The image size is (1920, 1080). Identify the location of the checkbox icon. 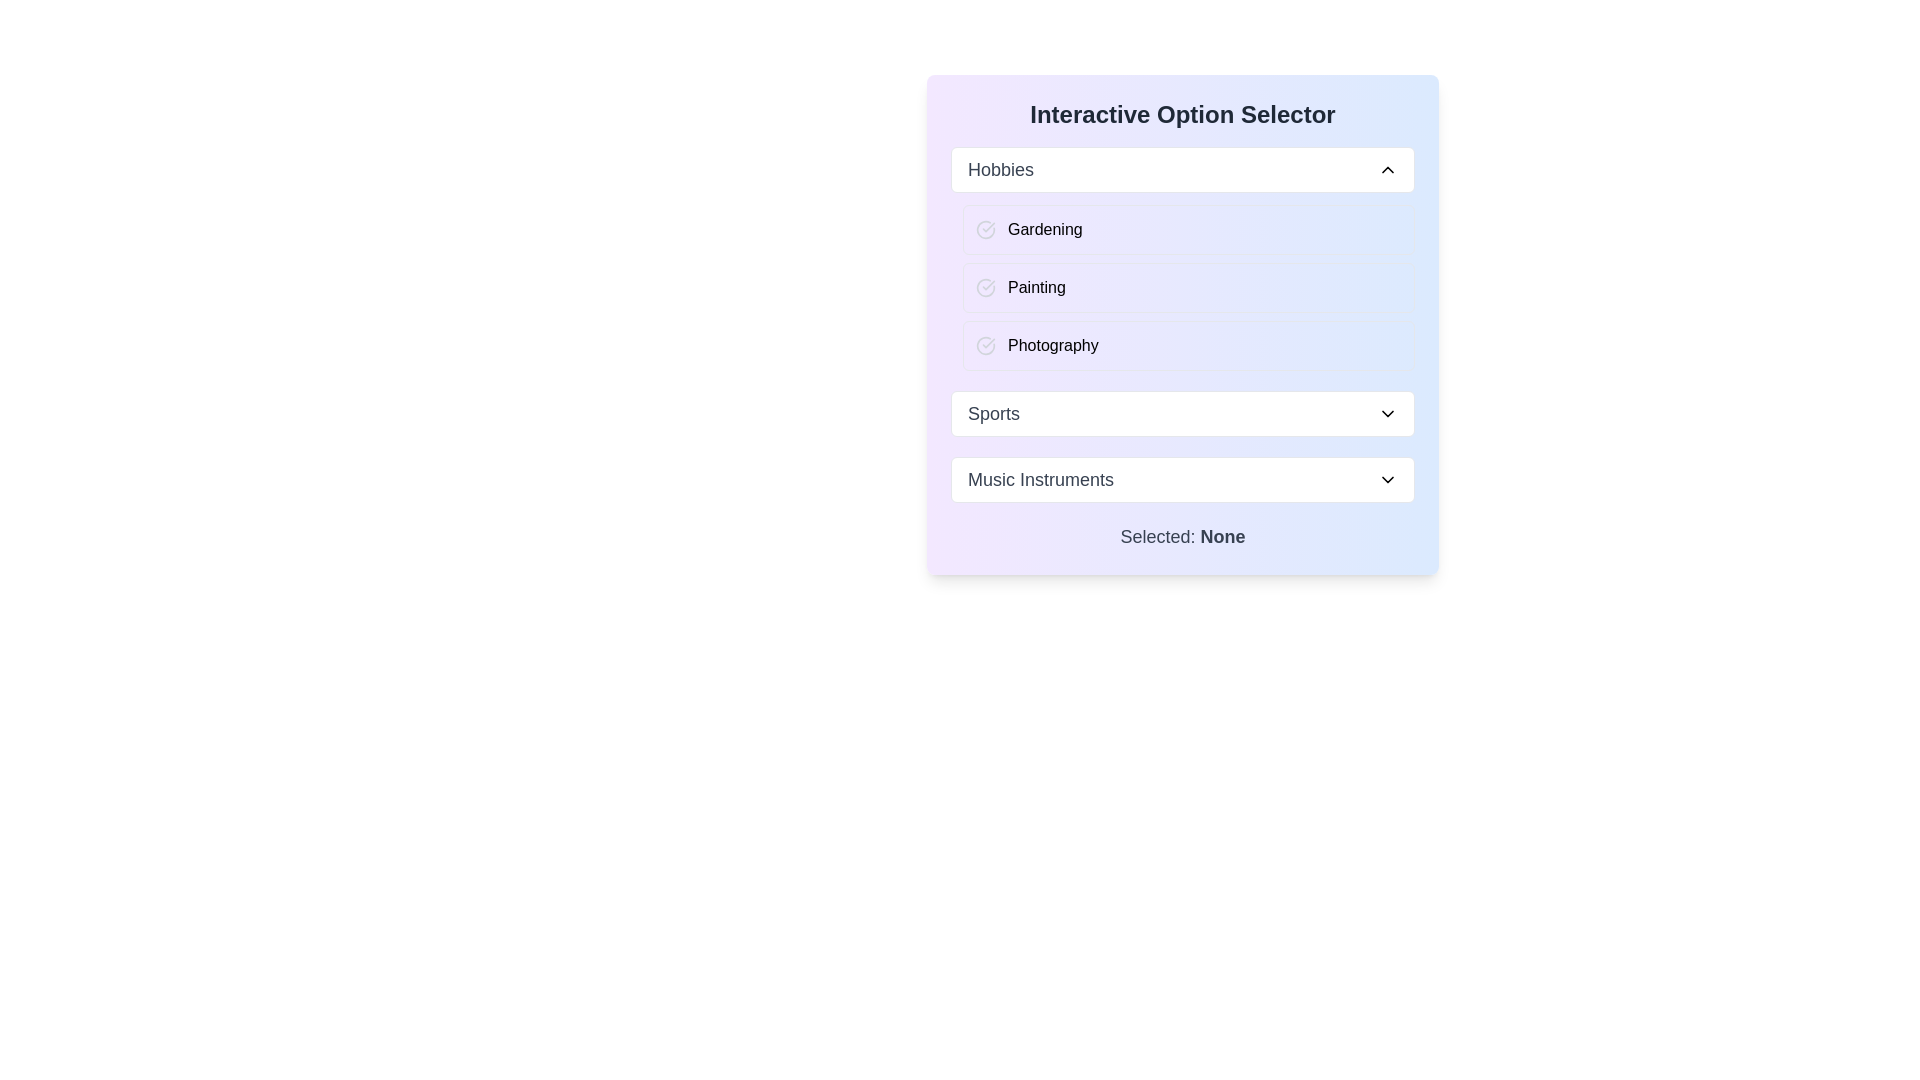
(985, 229).